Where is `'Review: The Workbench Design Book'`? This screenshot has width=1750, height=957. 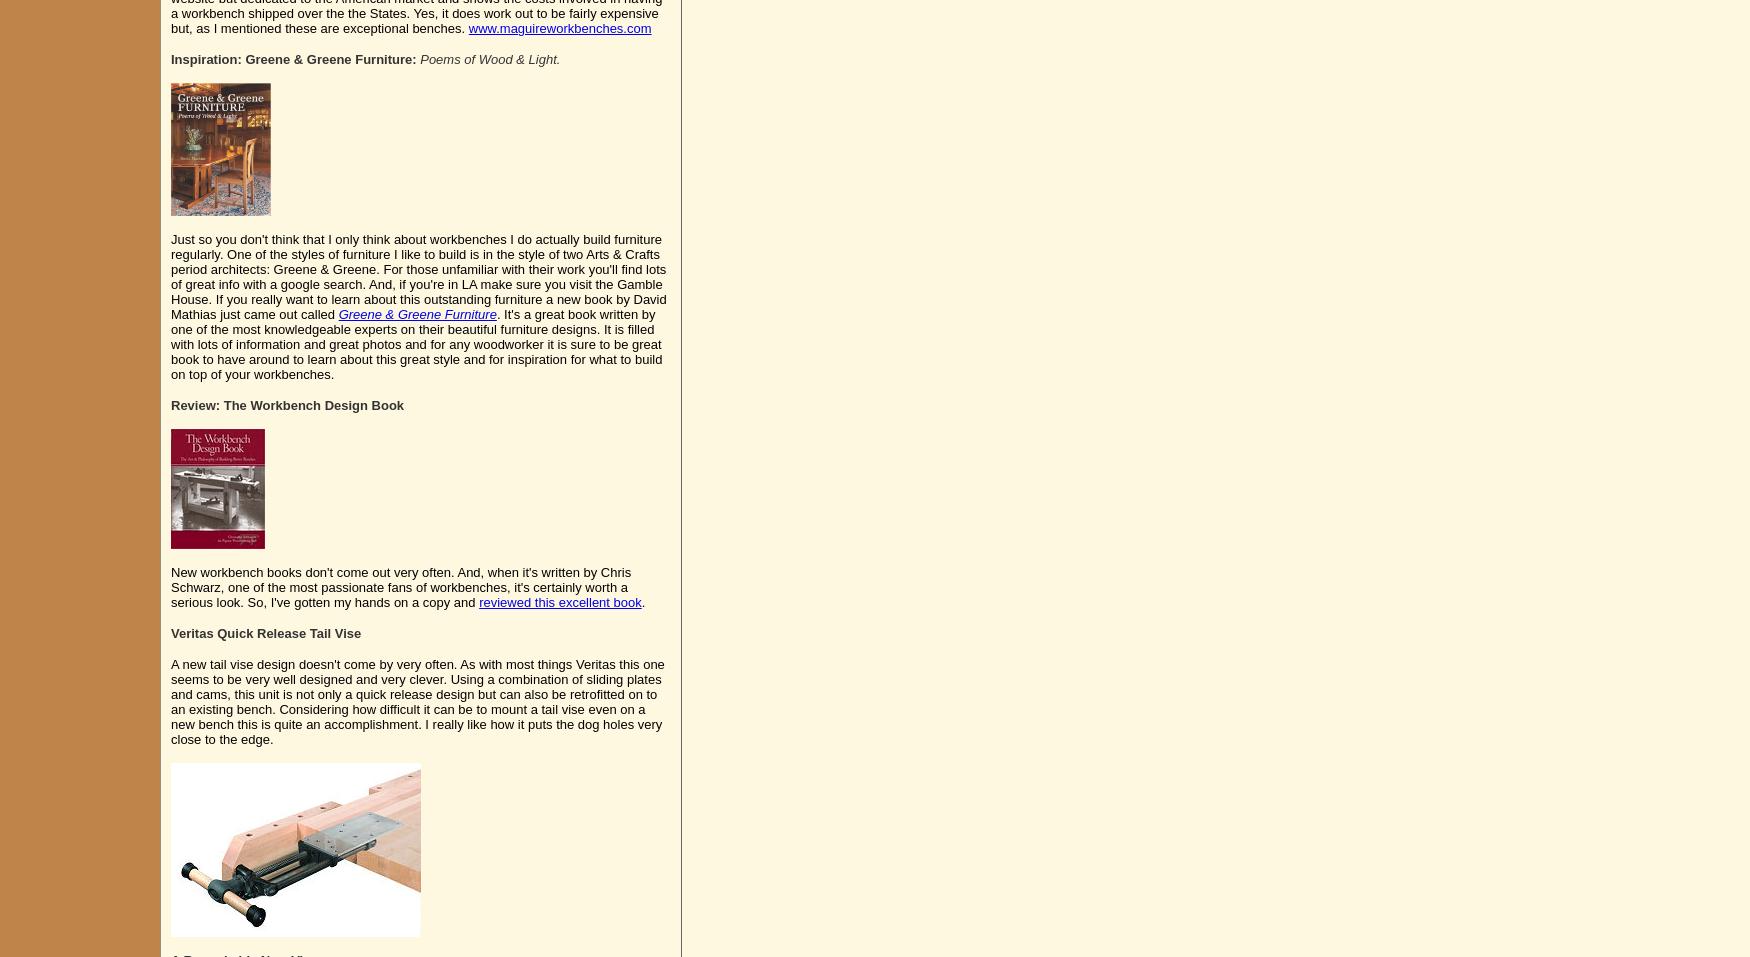 'Review: The Workbench Design Book' is located at coordinates (286, 404).